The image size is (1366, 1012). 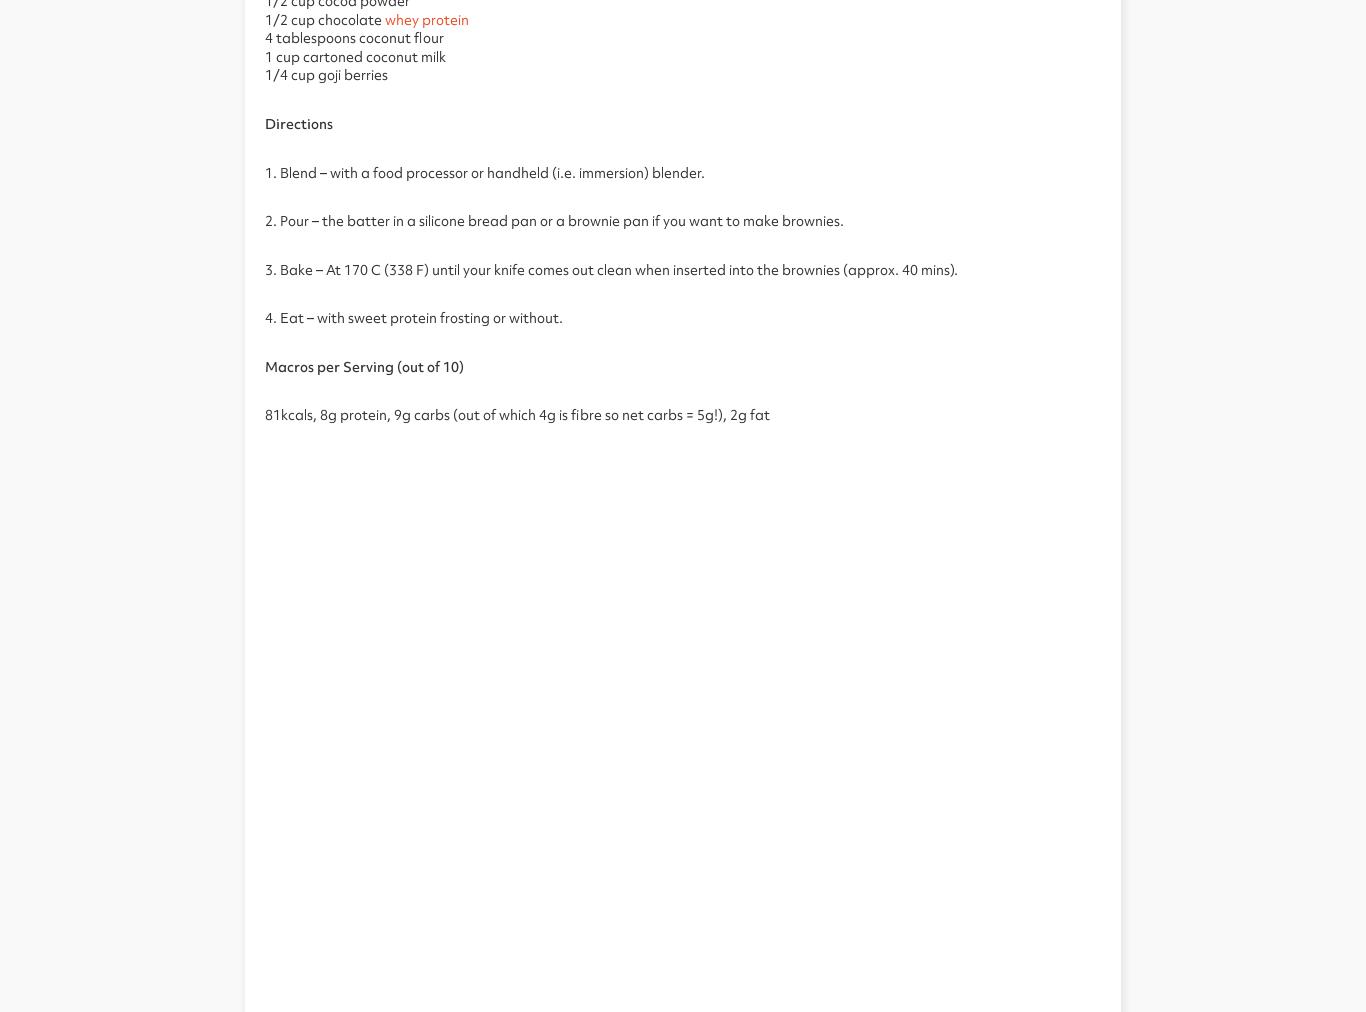 What do you see at coordinates (60, 140) in the screenshot?
I see `'Protein Snacks'` at bounding box center [60, 140].